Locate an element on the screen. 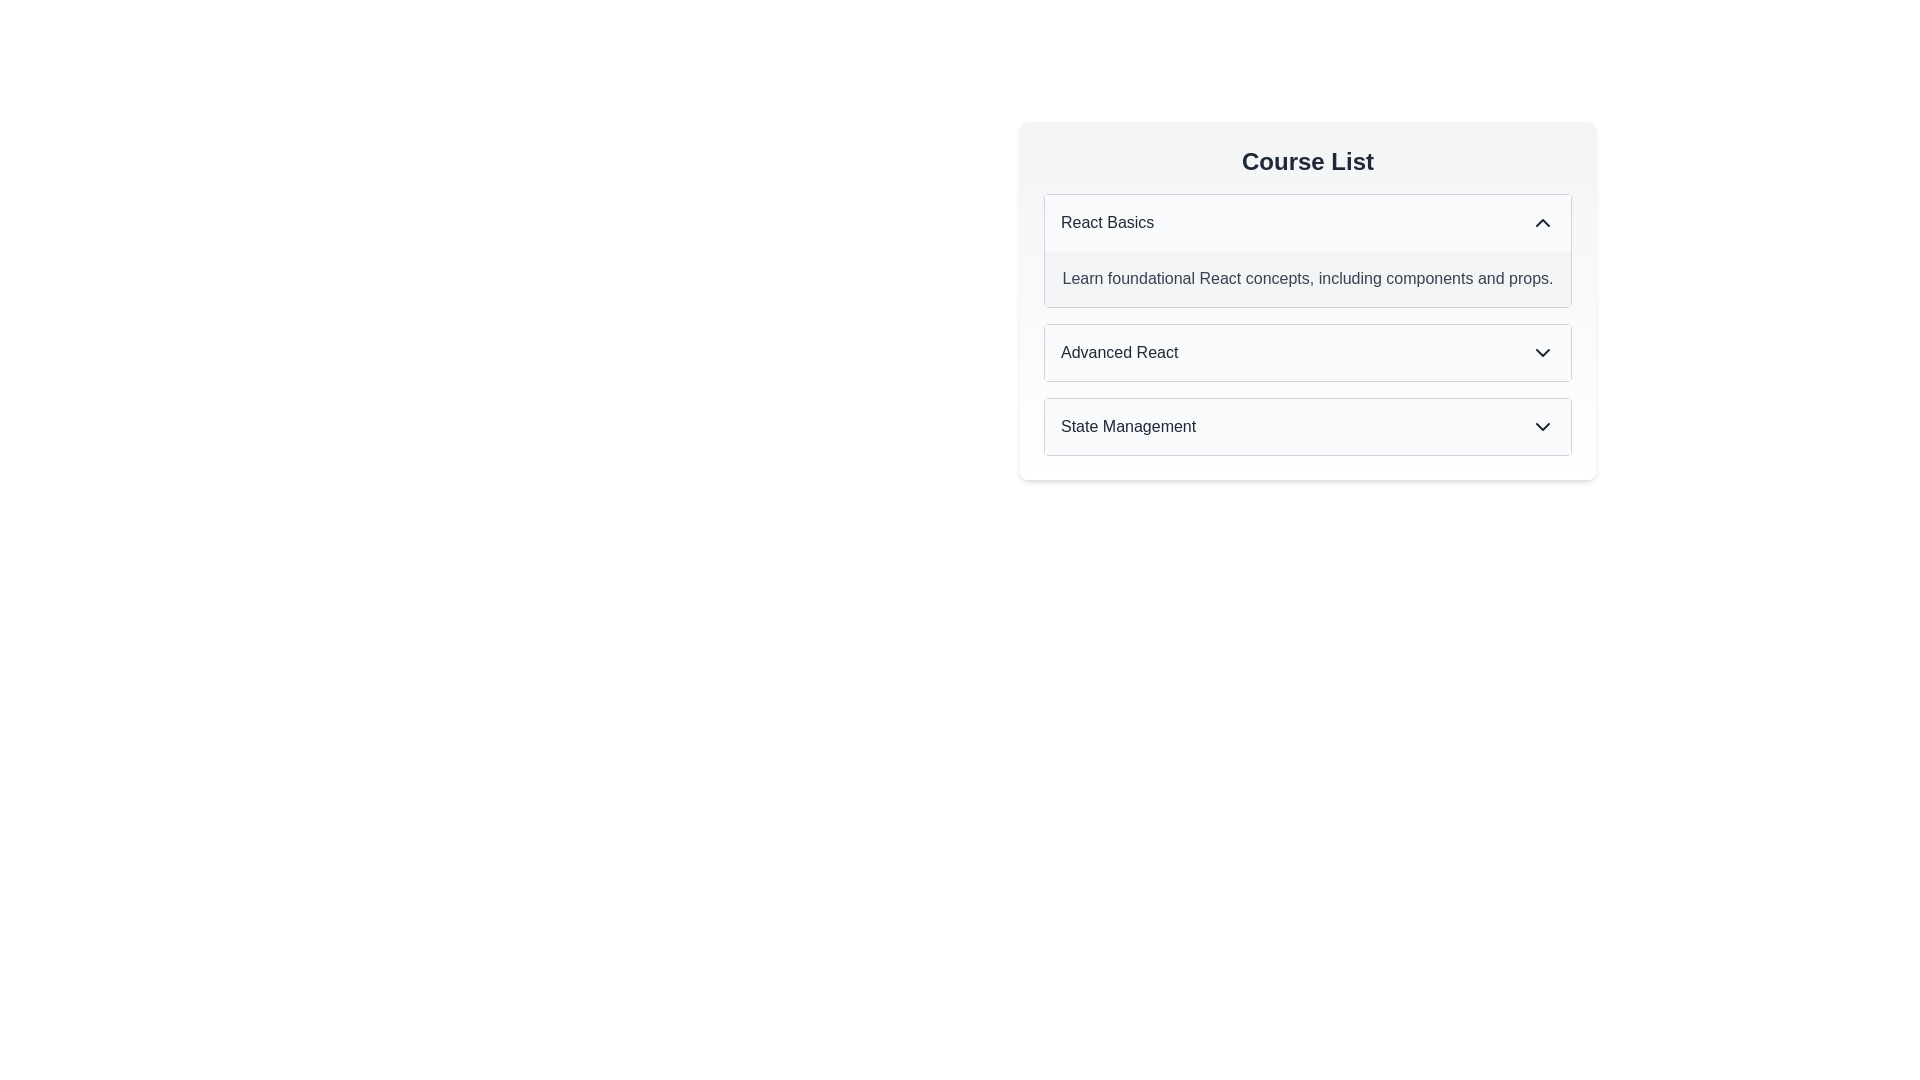 The width and height of the screenshot is (1920, 1080). the chevron indicator at the far-right end of the 'React Basics' section is located at coordinates (1541, 223).